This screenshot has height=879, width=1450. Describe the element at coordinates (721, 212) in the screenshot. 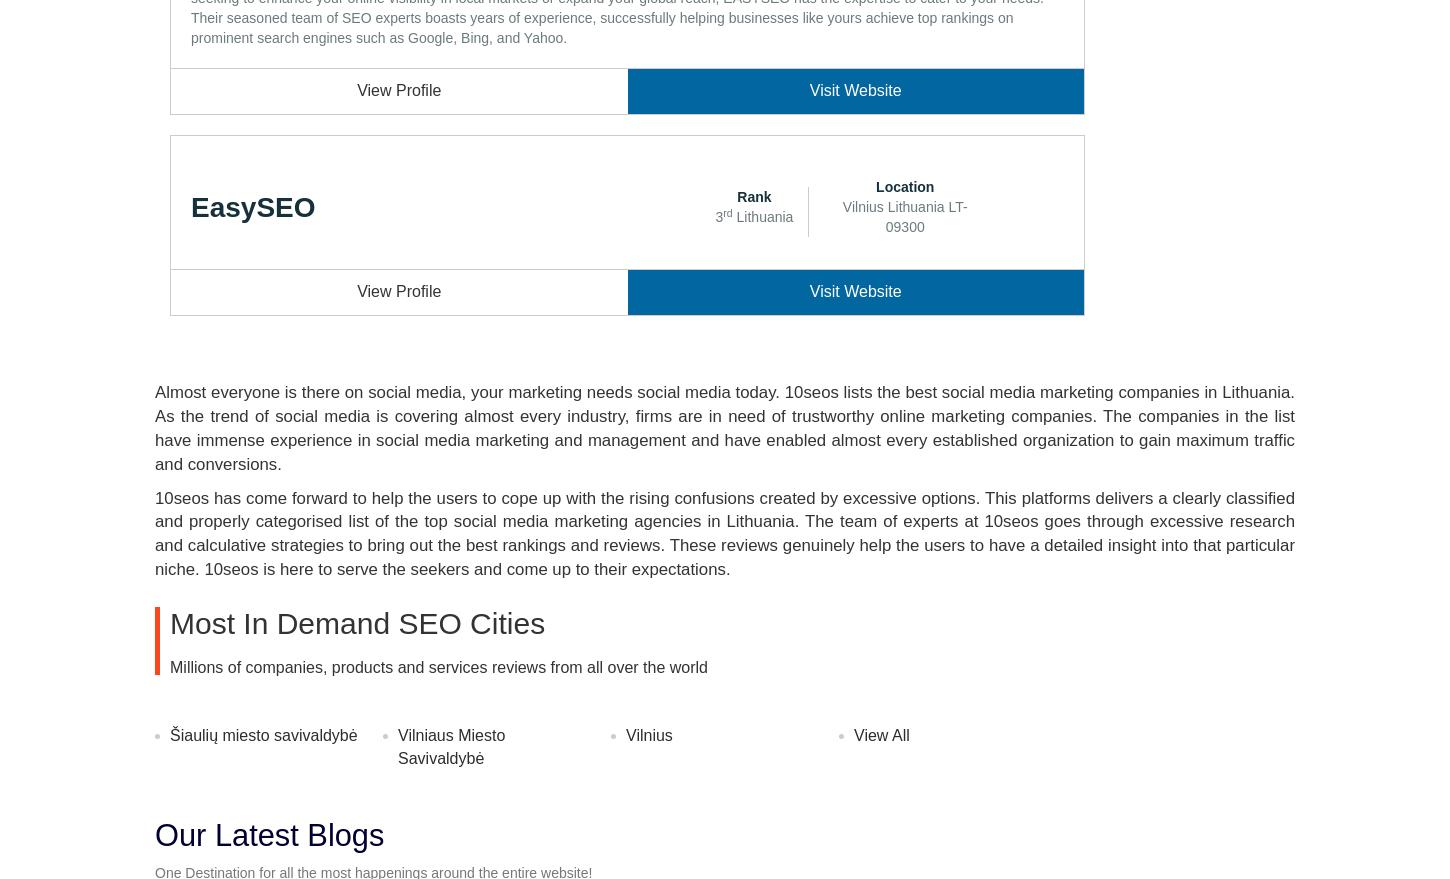

I see `'rd'` at that location.